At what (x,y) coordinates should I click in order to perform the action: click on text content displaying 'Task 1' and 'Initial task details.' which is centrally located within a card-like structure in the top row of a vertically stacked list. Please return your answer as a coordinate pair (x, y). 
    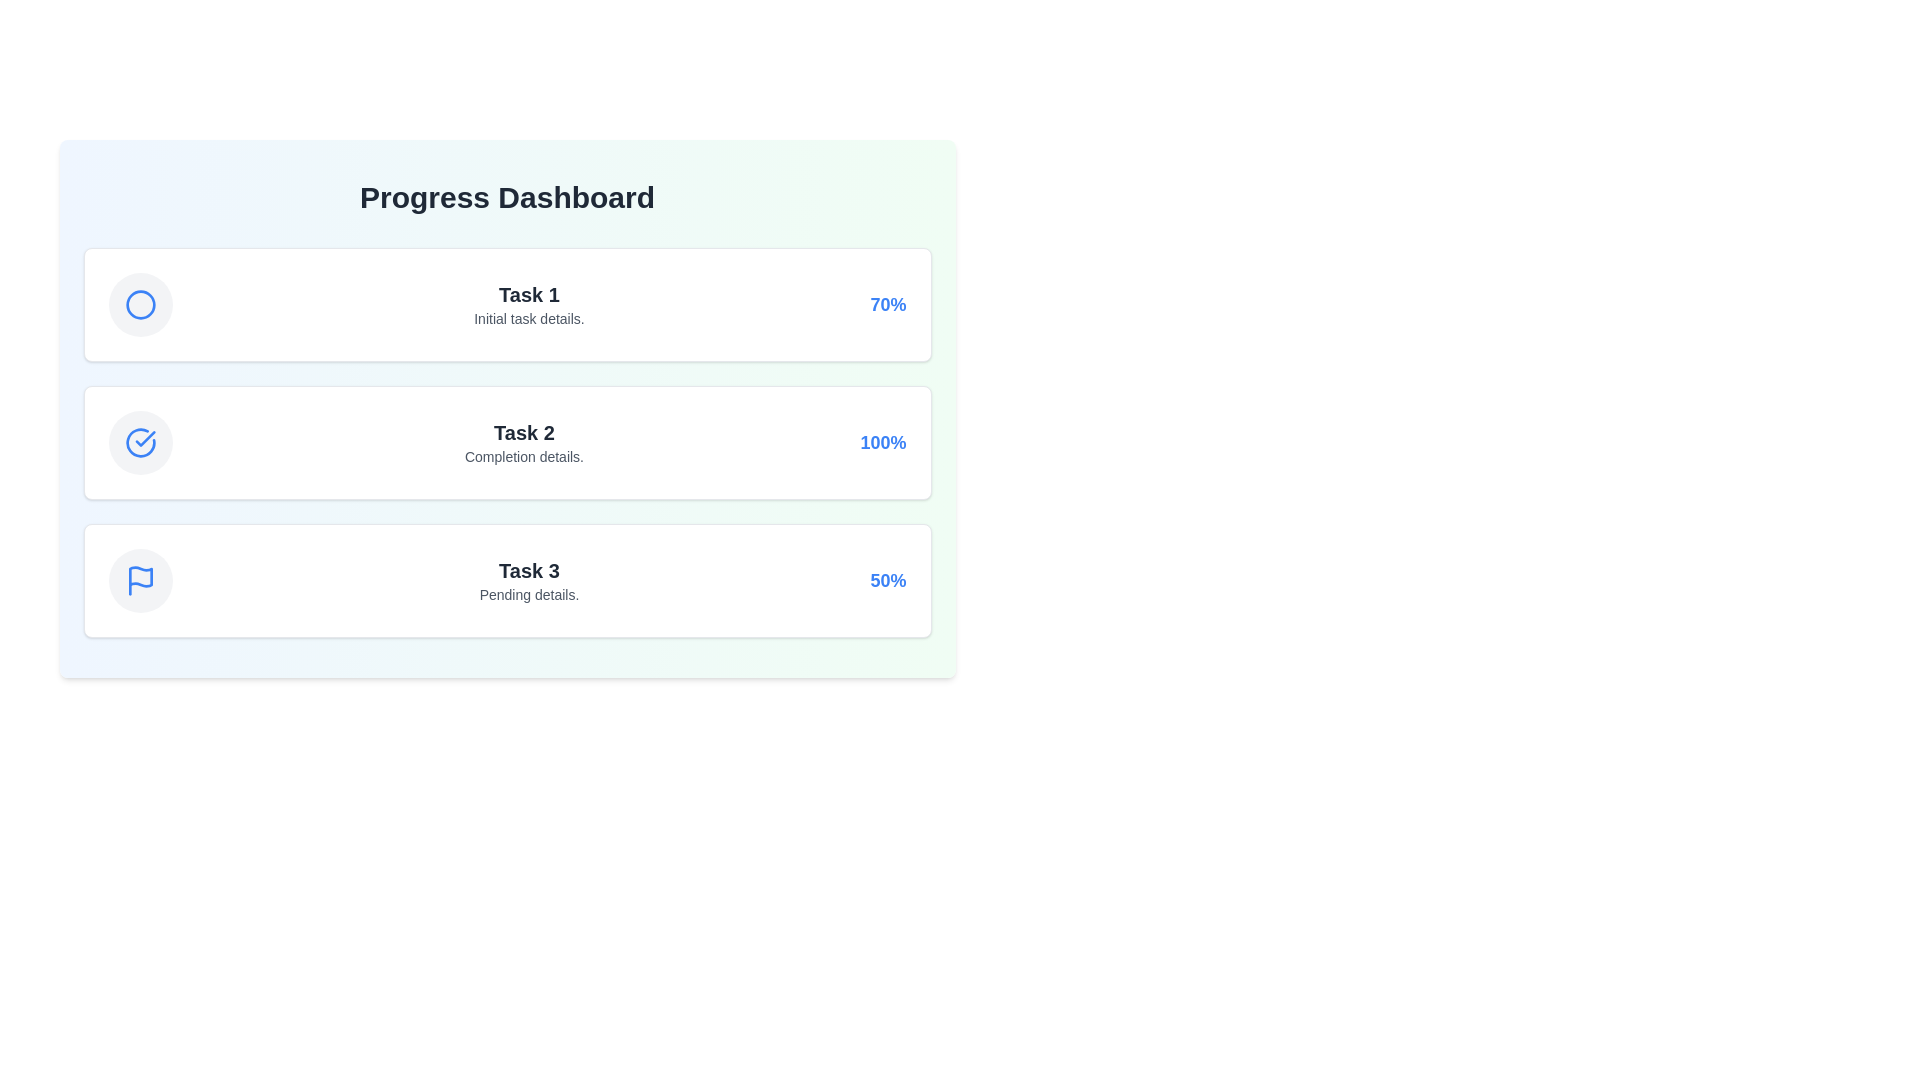
    Looking at the image, I should click on (529, 304).